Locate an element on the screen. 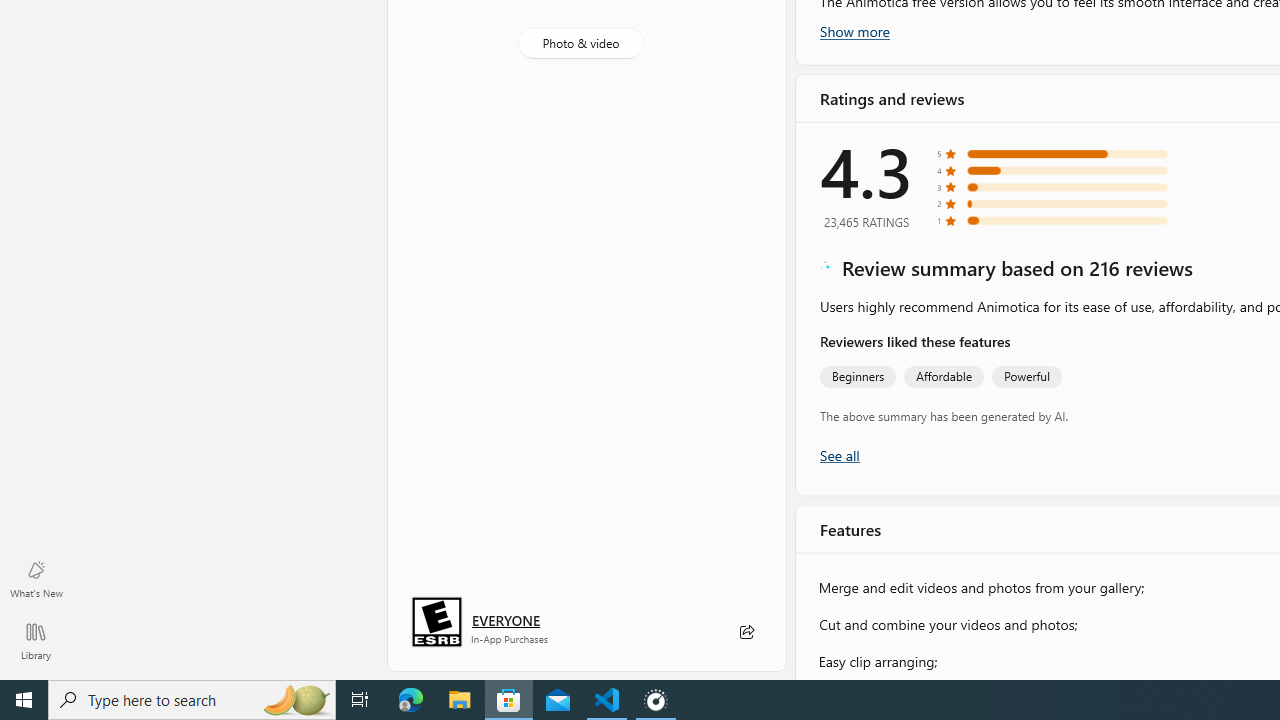 The height and width of the screenshot is (720, 1280). 'Show all ratings and reviews' is located at coordinates (839, 454).